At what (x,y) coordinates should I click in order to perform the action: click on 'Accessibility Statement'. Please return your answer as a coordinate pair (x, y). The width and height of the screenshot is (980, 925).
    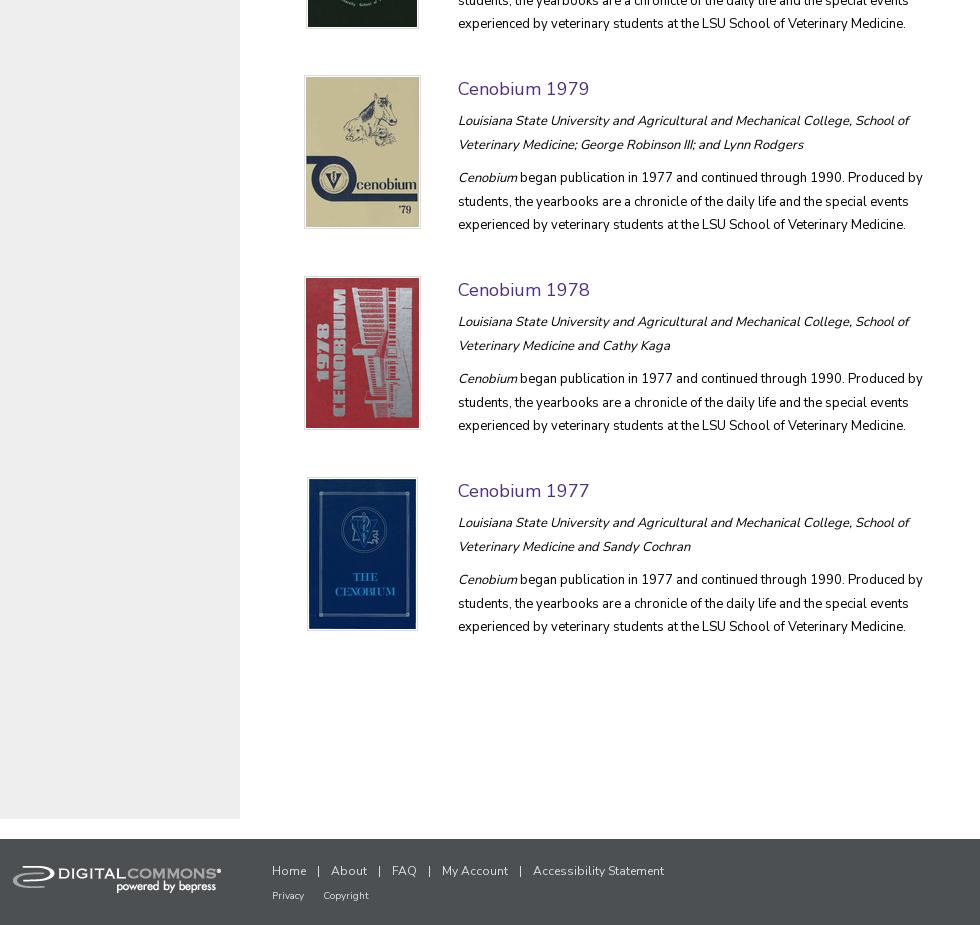
    Looking at the image, I should click on (598, 869).